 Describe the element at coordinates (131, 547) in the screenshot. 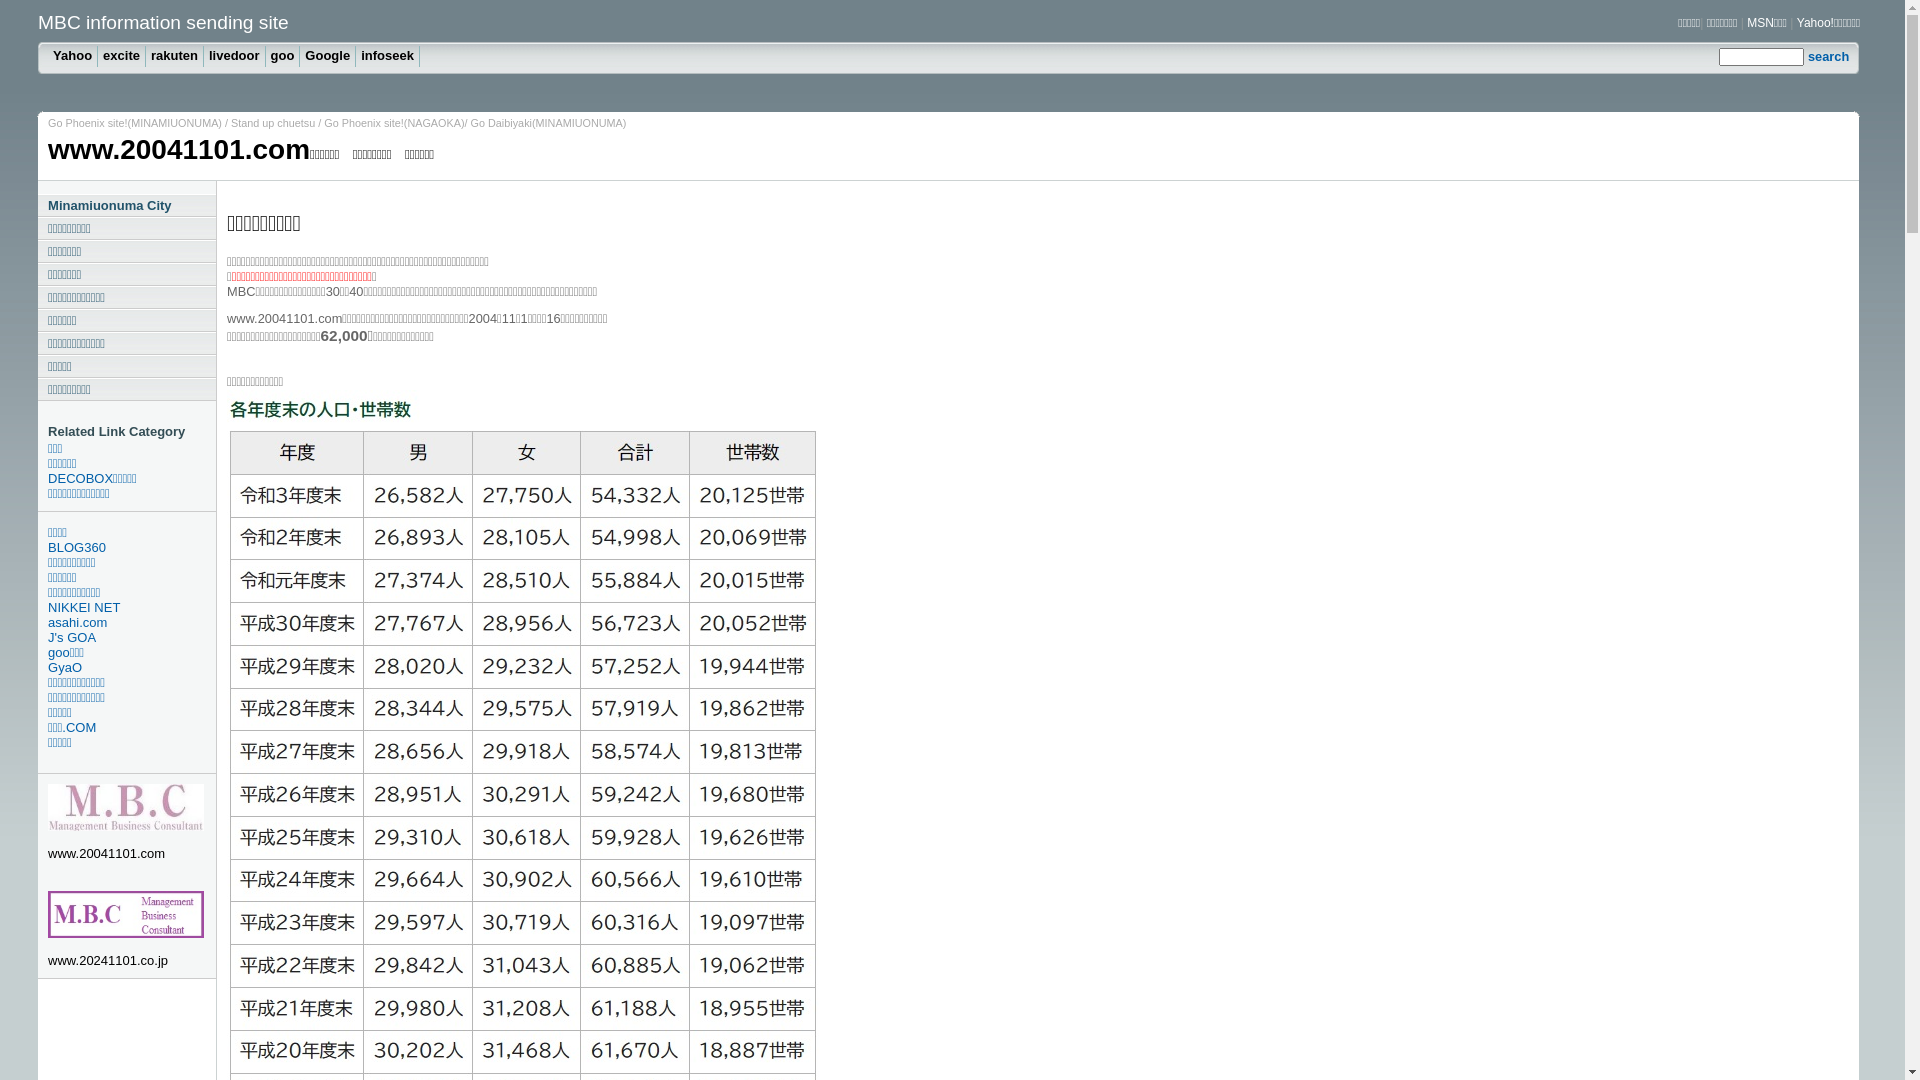

I see `'BLOG360'` at that location.